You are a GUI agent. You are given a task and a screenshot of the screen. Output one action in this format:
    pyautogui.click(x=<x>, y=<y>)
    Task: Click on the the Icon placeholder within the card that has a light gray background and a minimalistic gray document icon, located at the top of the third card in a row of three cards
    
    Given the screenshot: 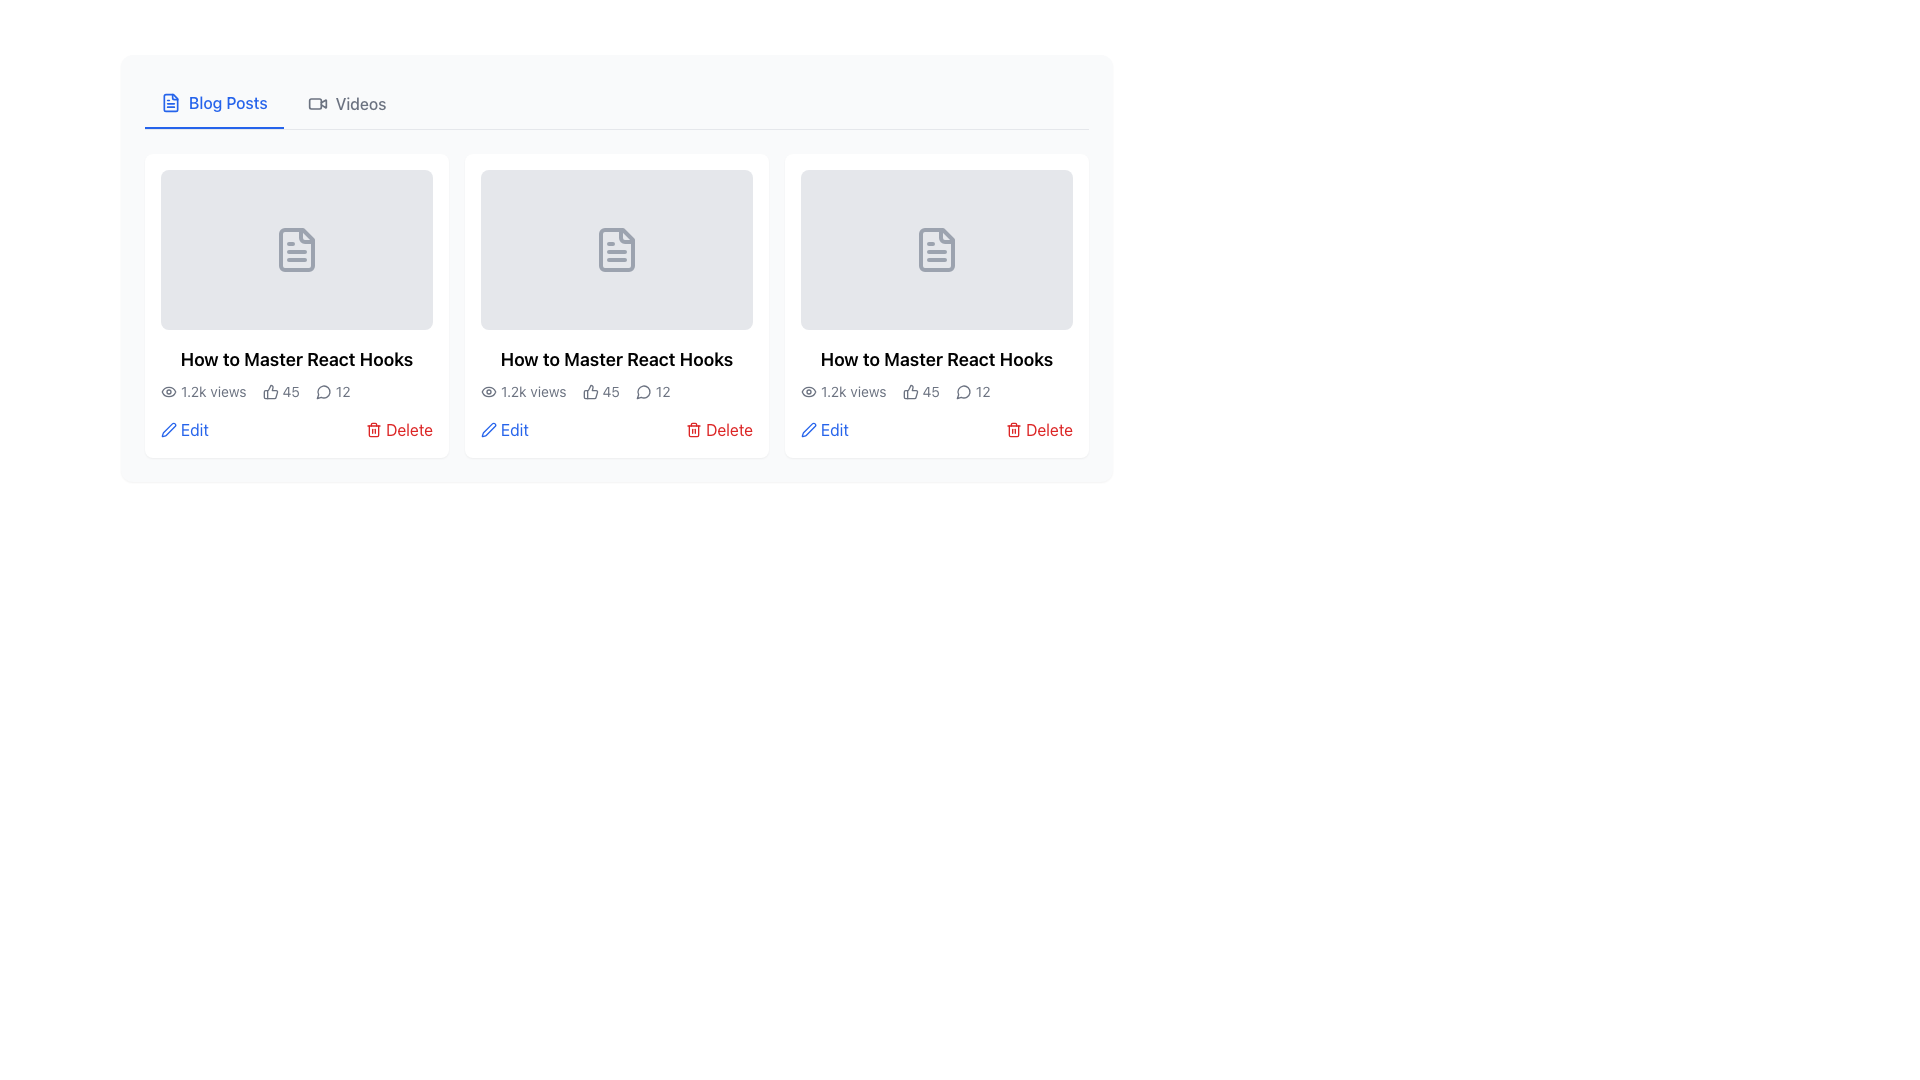 What is the action you would take?
    pyautogui.click(x=935, y=249)
    